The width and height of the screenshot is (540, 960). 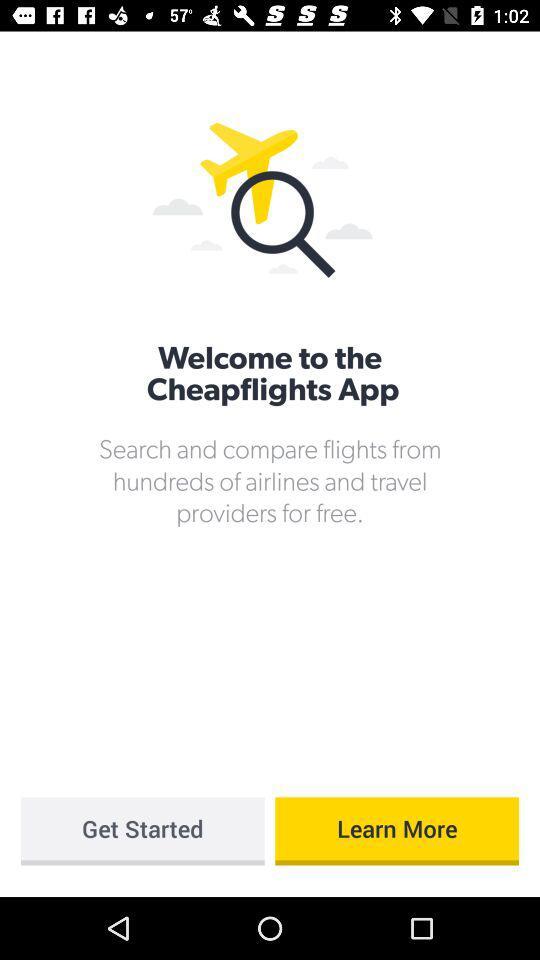 I want to click on the get started item, so click(x=141, y=831).